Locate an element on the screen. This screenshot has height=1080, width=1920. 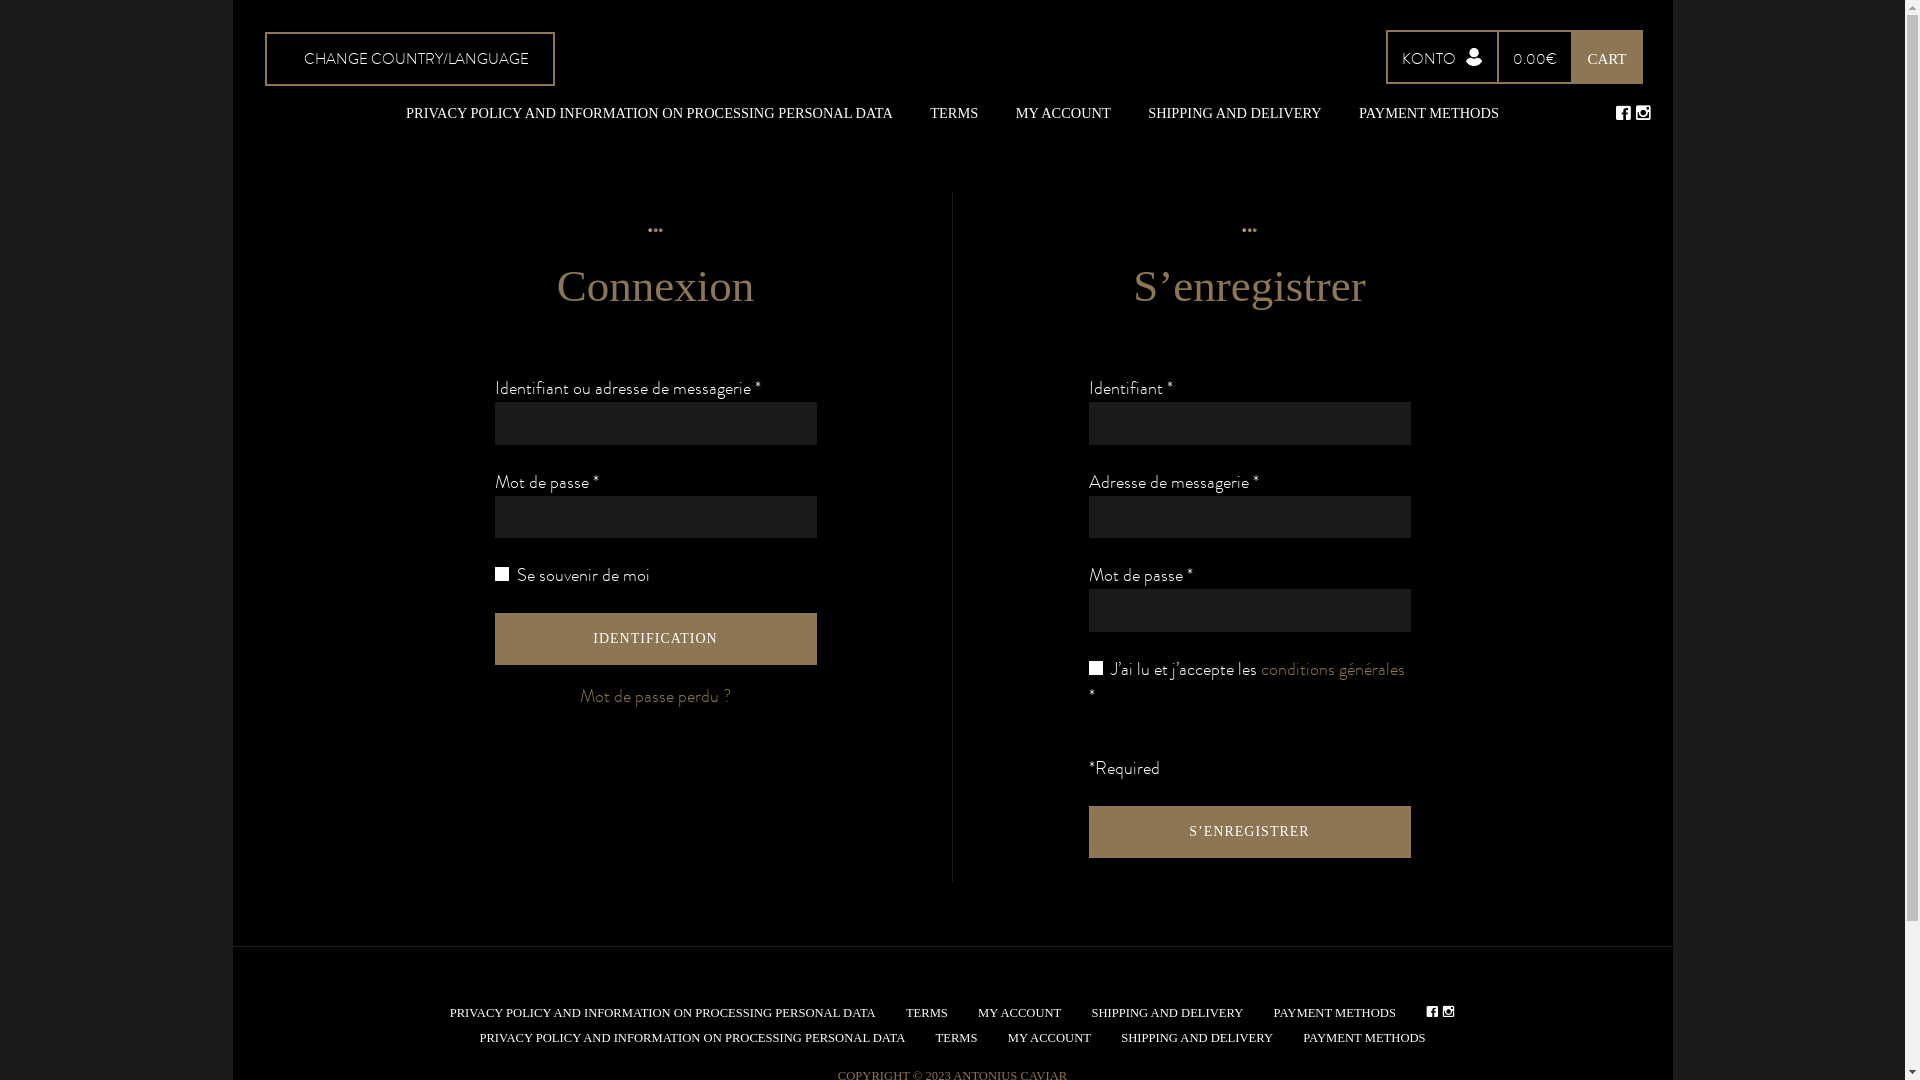
'PRIVACY POLICY AND INFORMATION ON PROCESSING PERSONAL DATA' is located at coordinates (649, 112).